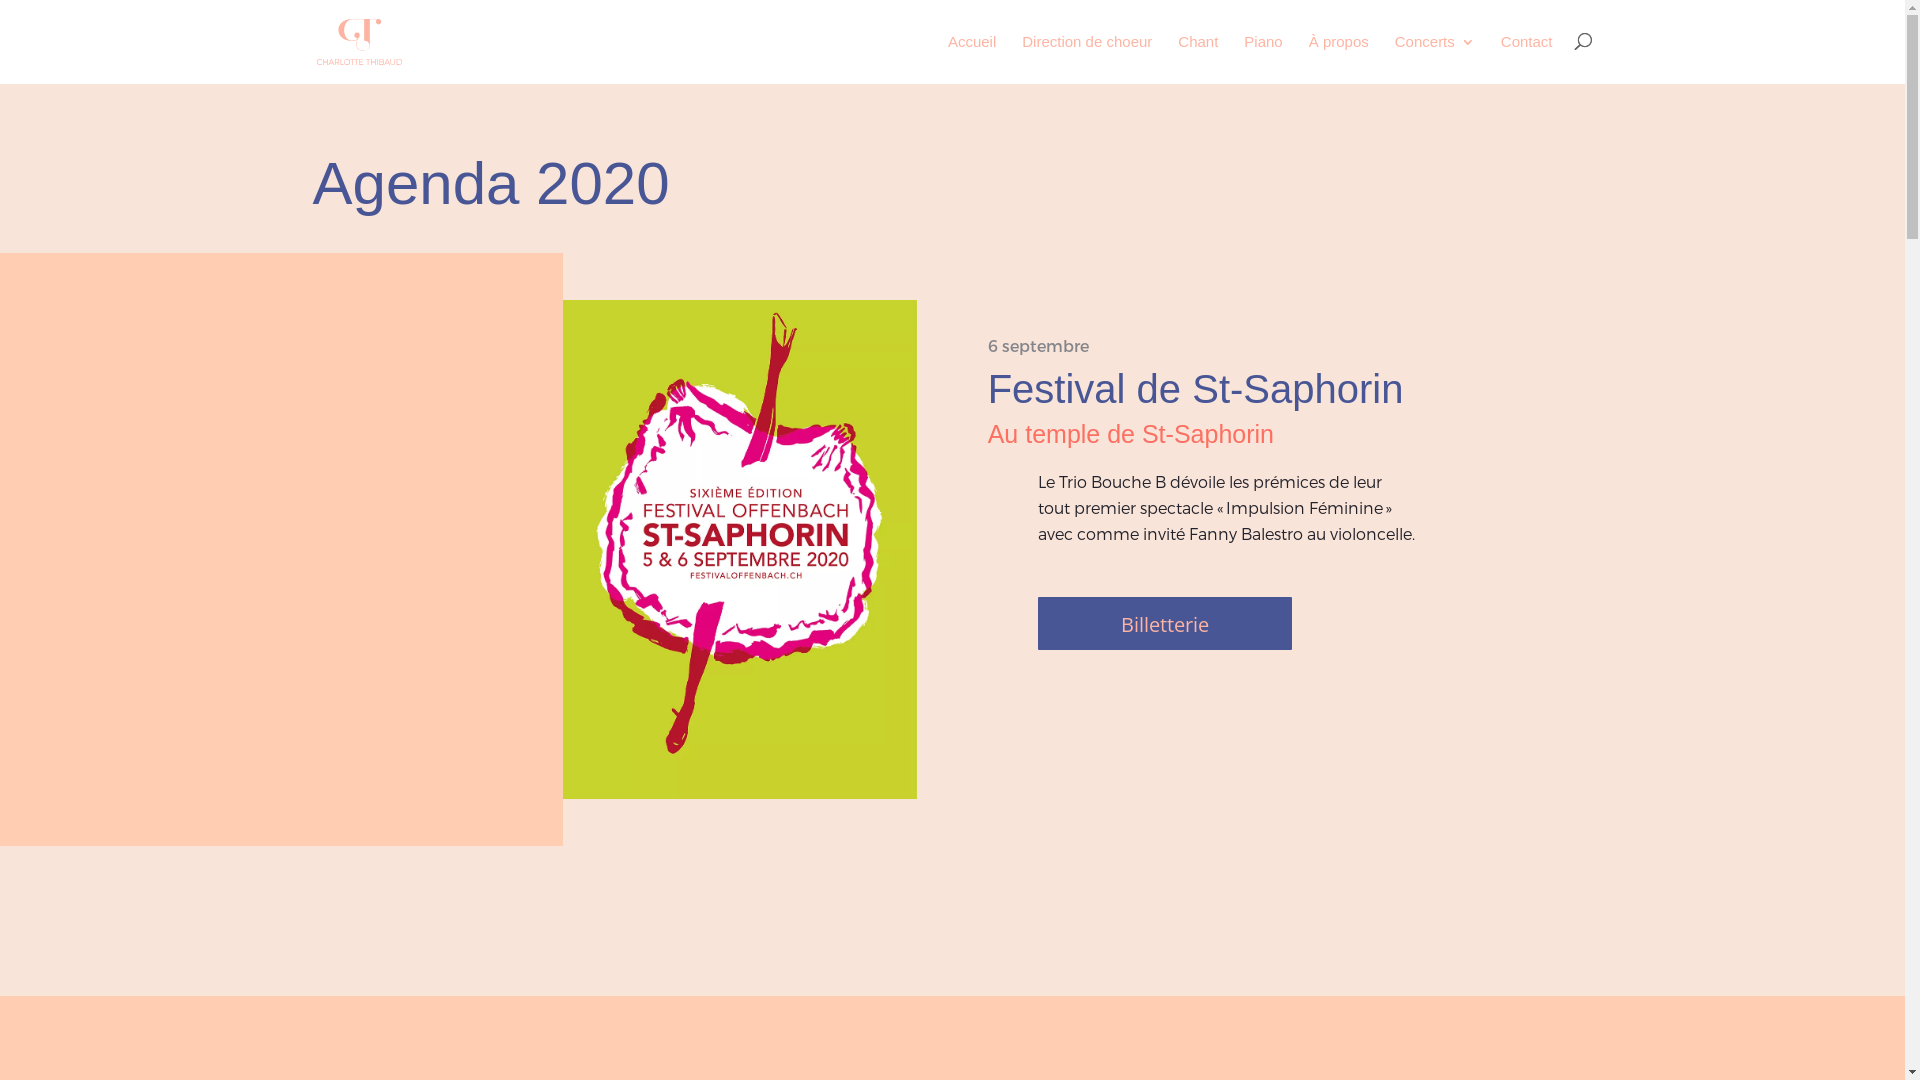 The height and width of the screenshot is (1080, 1920). Describe the element at coordinates (1165, 622) in the screenshot. I see `'Billetterie'` at that location.